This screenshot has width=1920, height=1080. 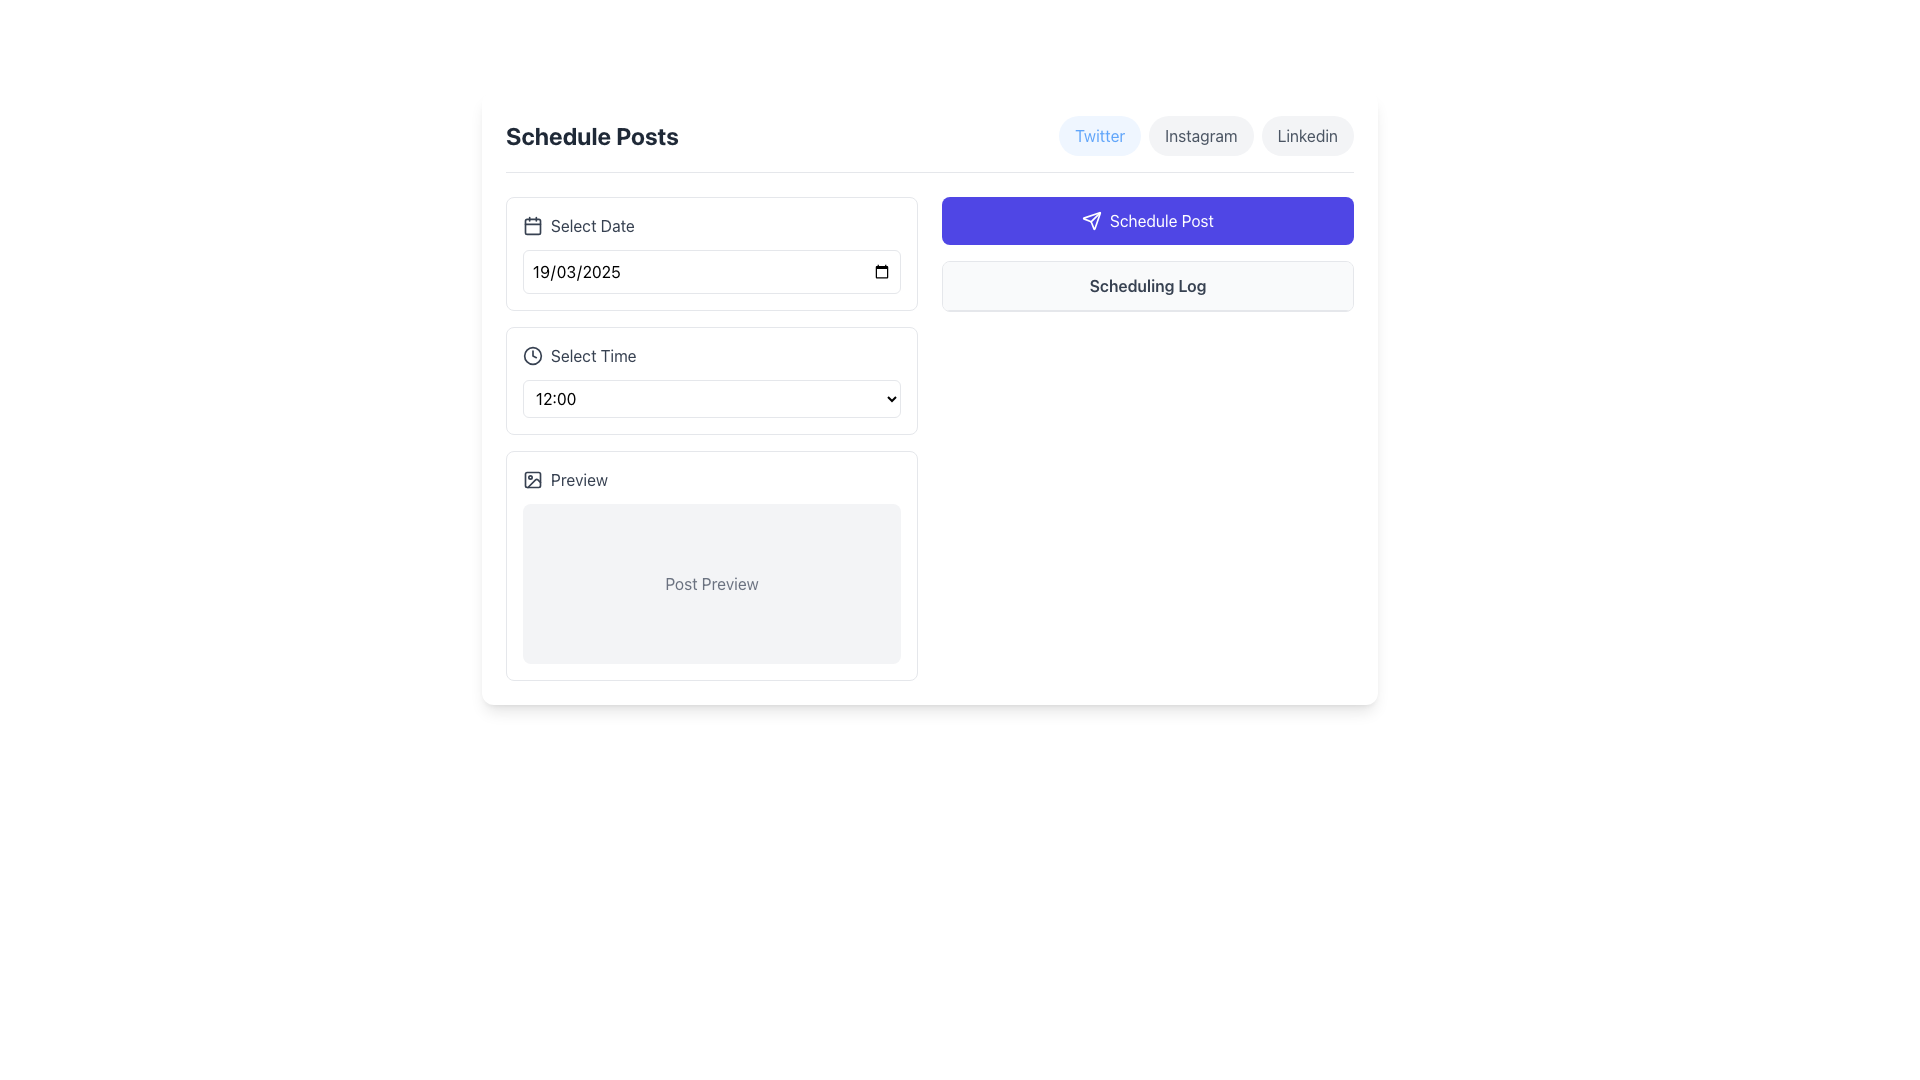 I want to click on the first button in the group of three buttons located in the top-right corner of the interface, so click(x=1099, y=135).